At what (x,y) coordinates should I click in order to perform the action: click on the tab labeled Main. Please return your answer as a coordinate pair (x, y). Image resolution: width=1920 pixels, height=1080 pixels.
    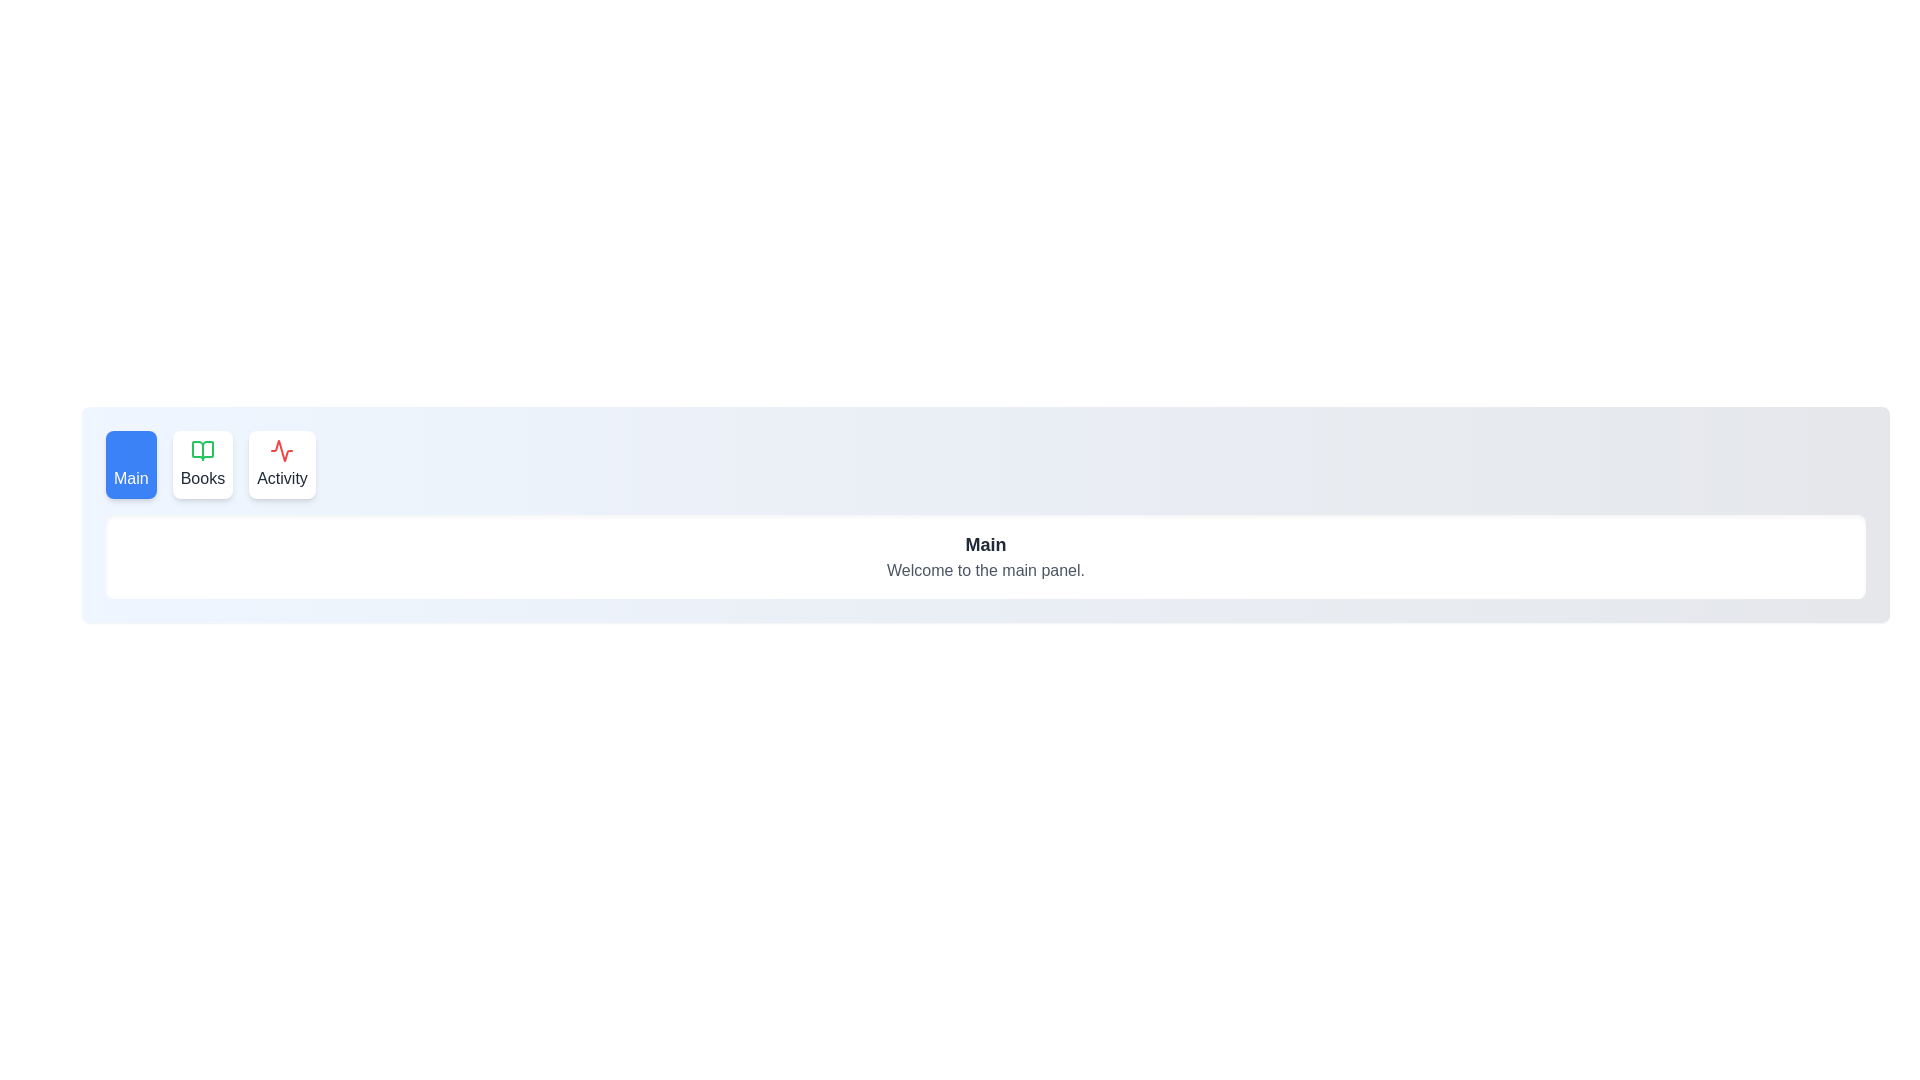
    Looking at the image, I should click on (129, 465).